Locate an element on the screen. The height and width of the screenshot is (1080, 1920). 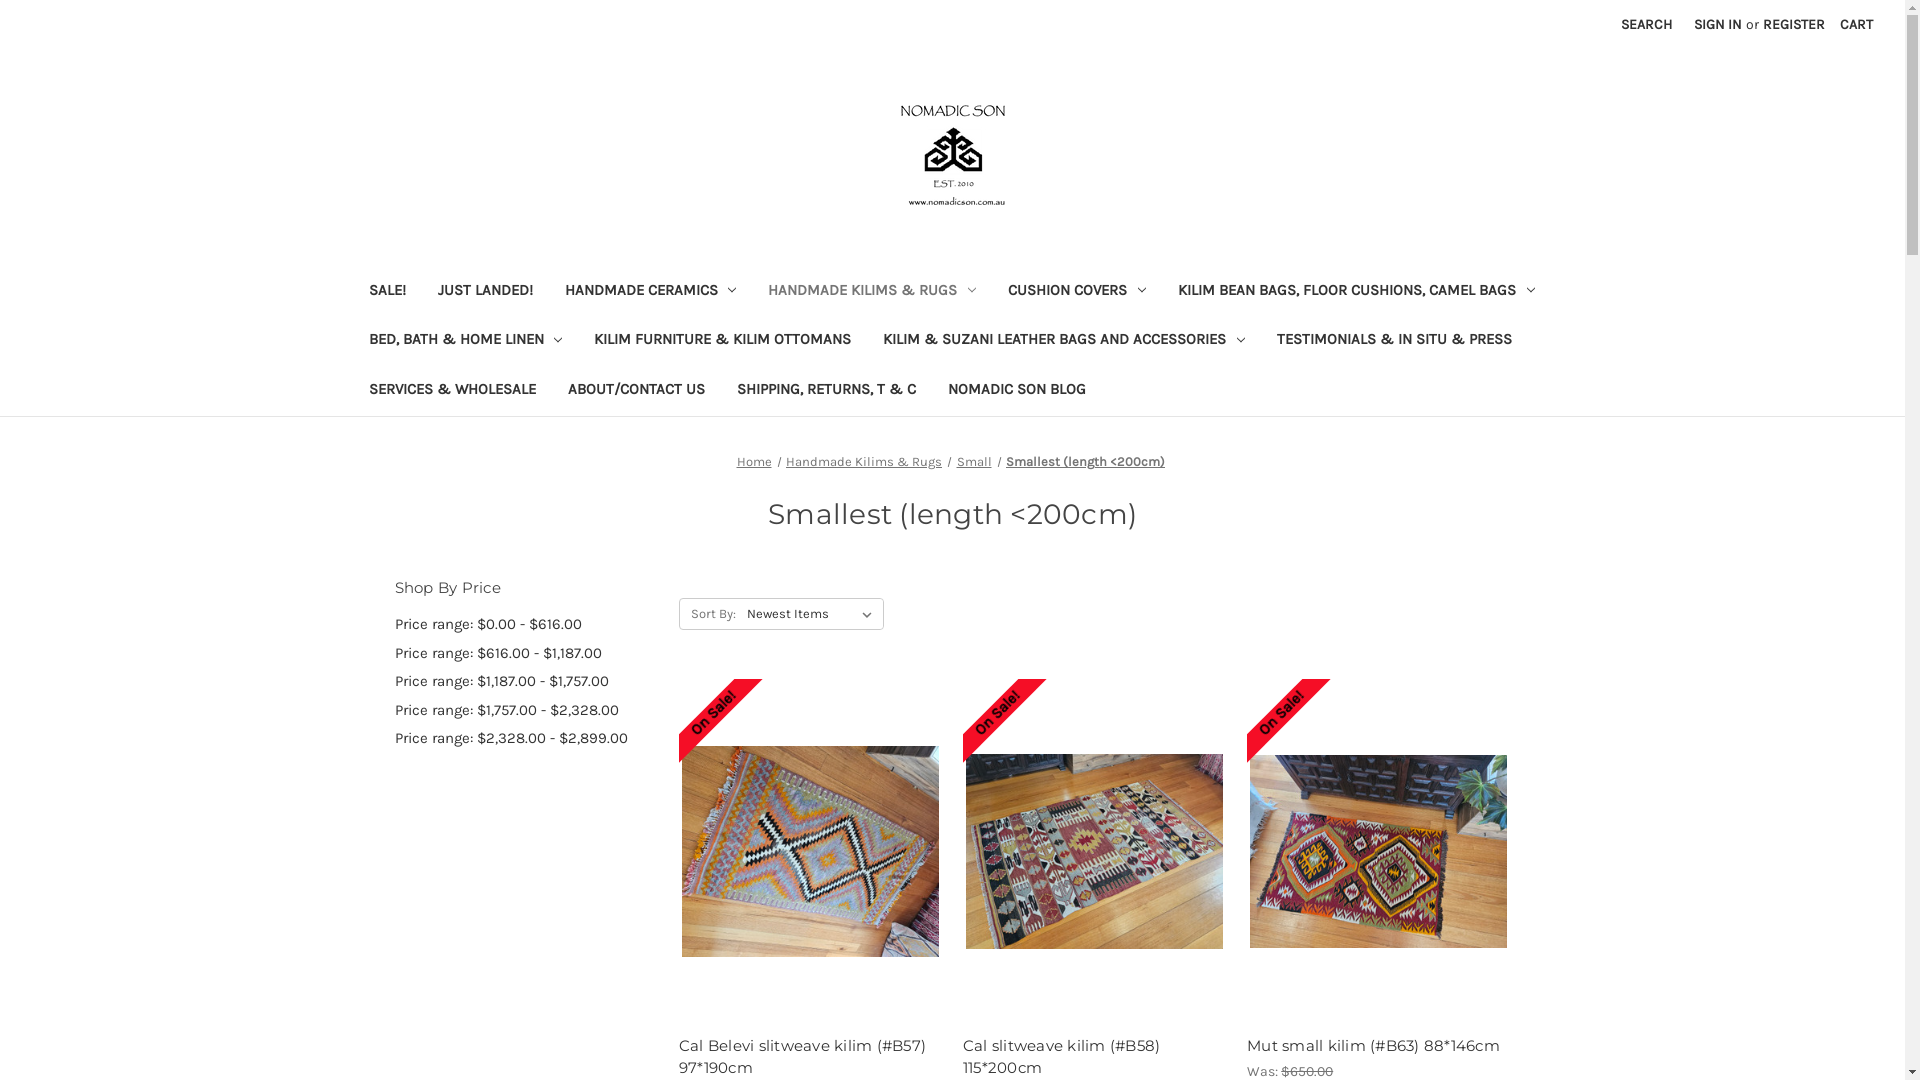
'Price range: $0.00 - $616.00' is located at coordinates (525, 623).